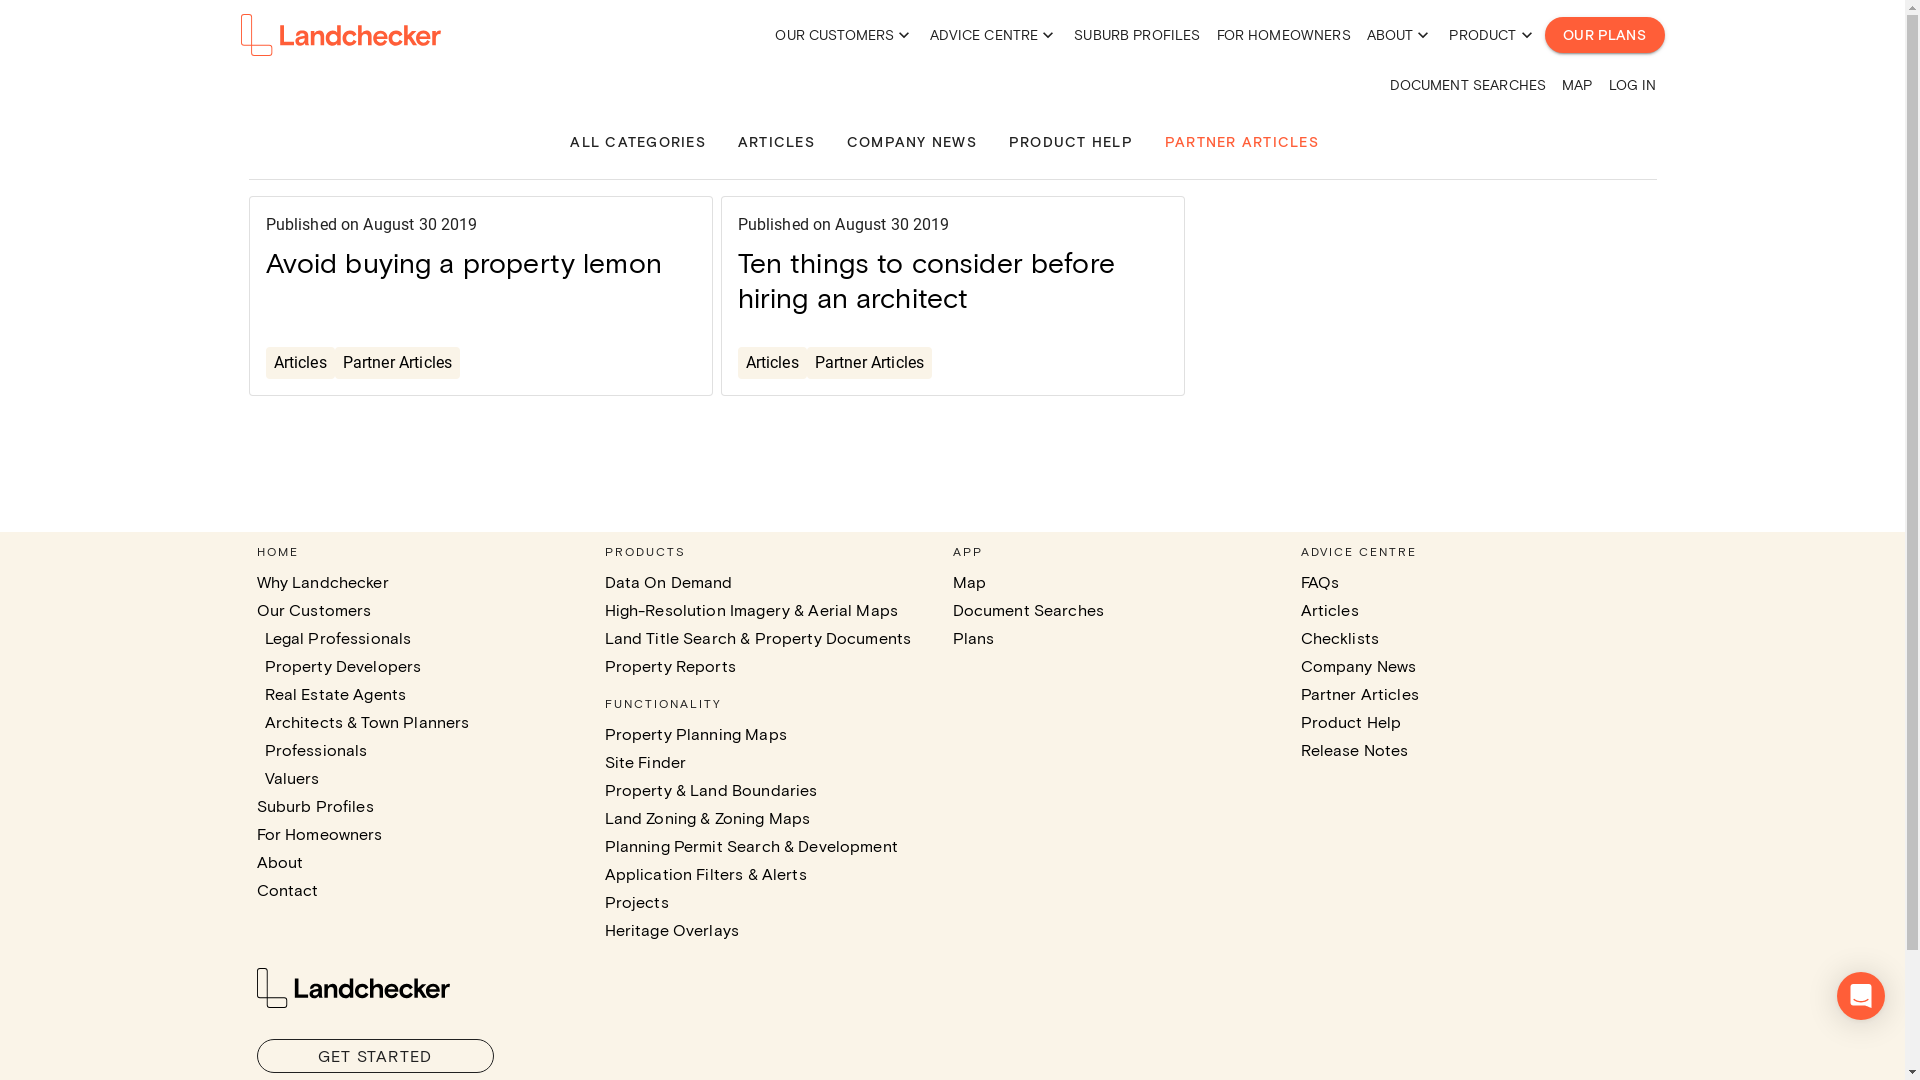 The width and height of the screenshot is (1920, 1080). I want to click on 'Avoid buying a property lemon', so click(463, 260).